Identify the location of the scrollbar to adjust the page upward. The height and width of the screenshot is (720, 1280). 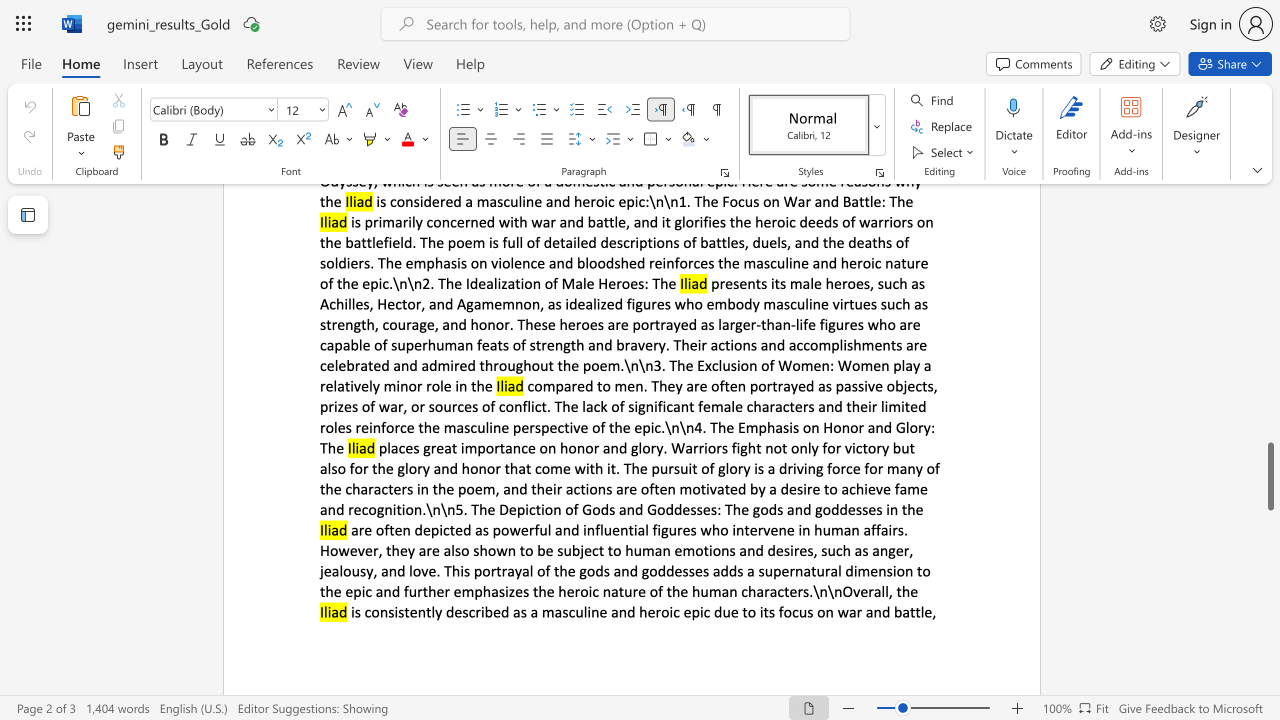
(1269, 418).